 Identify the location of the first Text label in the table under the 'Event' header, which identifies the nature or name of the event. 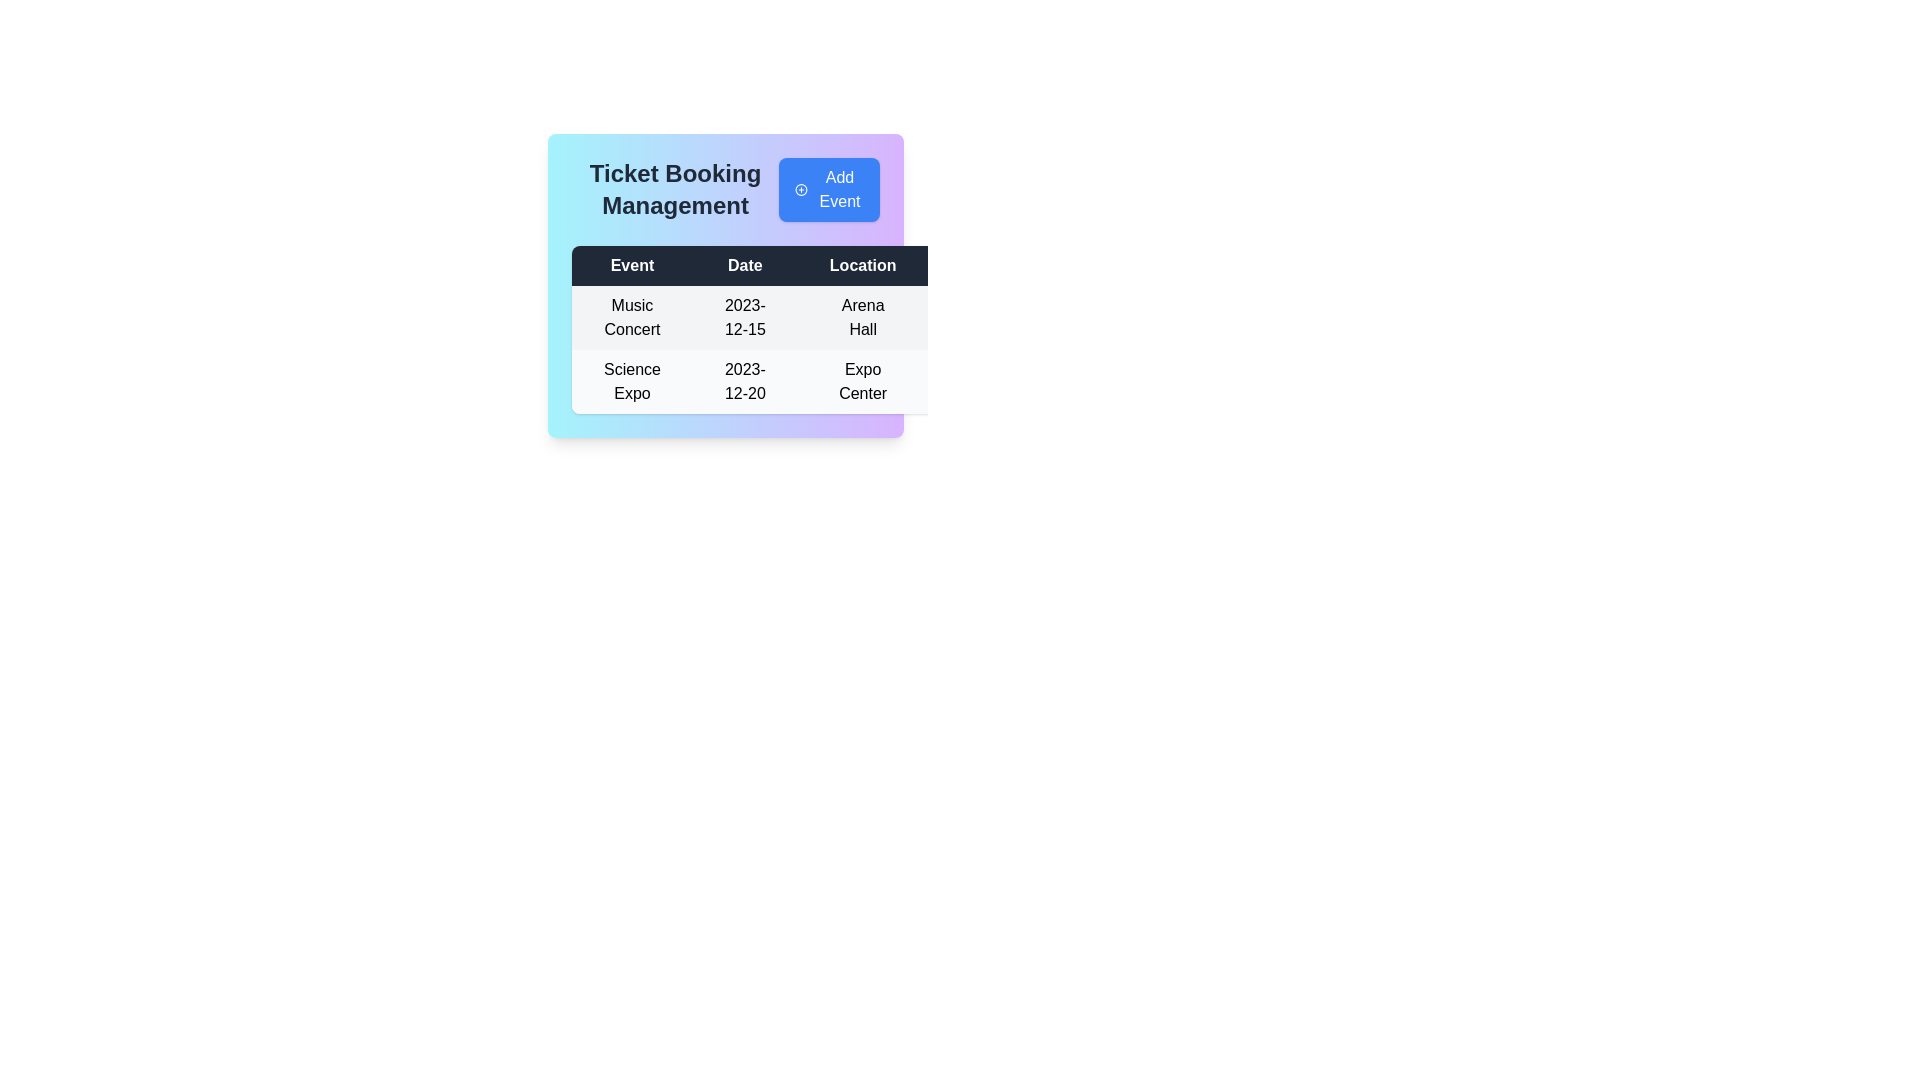
(631, 316).